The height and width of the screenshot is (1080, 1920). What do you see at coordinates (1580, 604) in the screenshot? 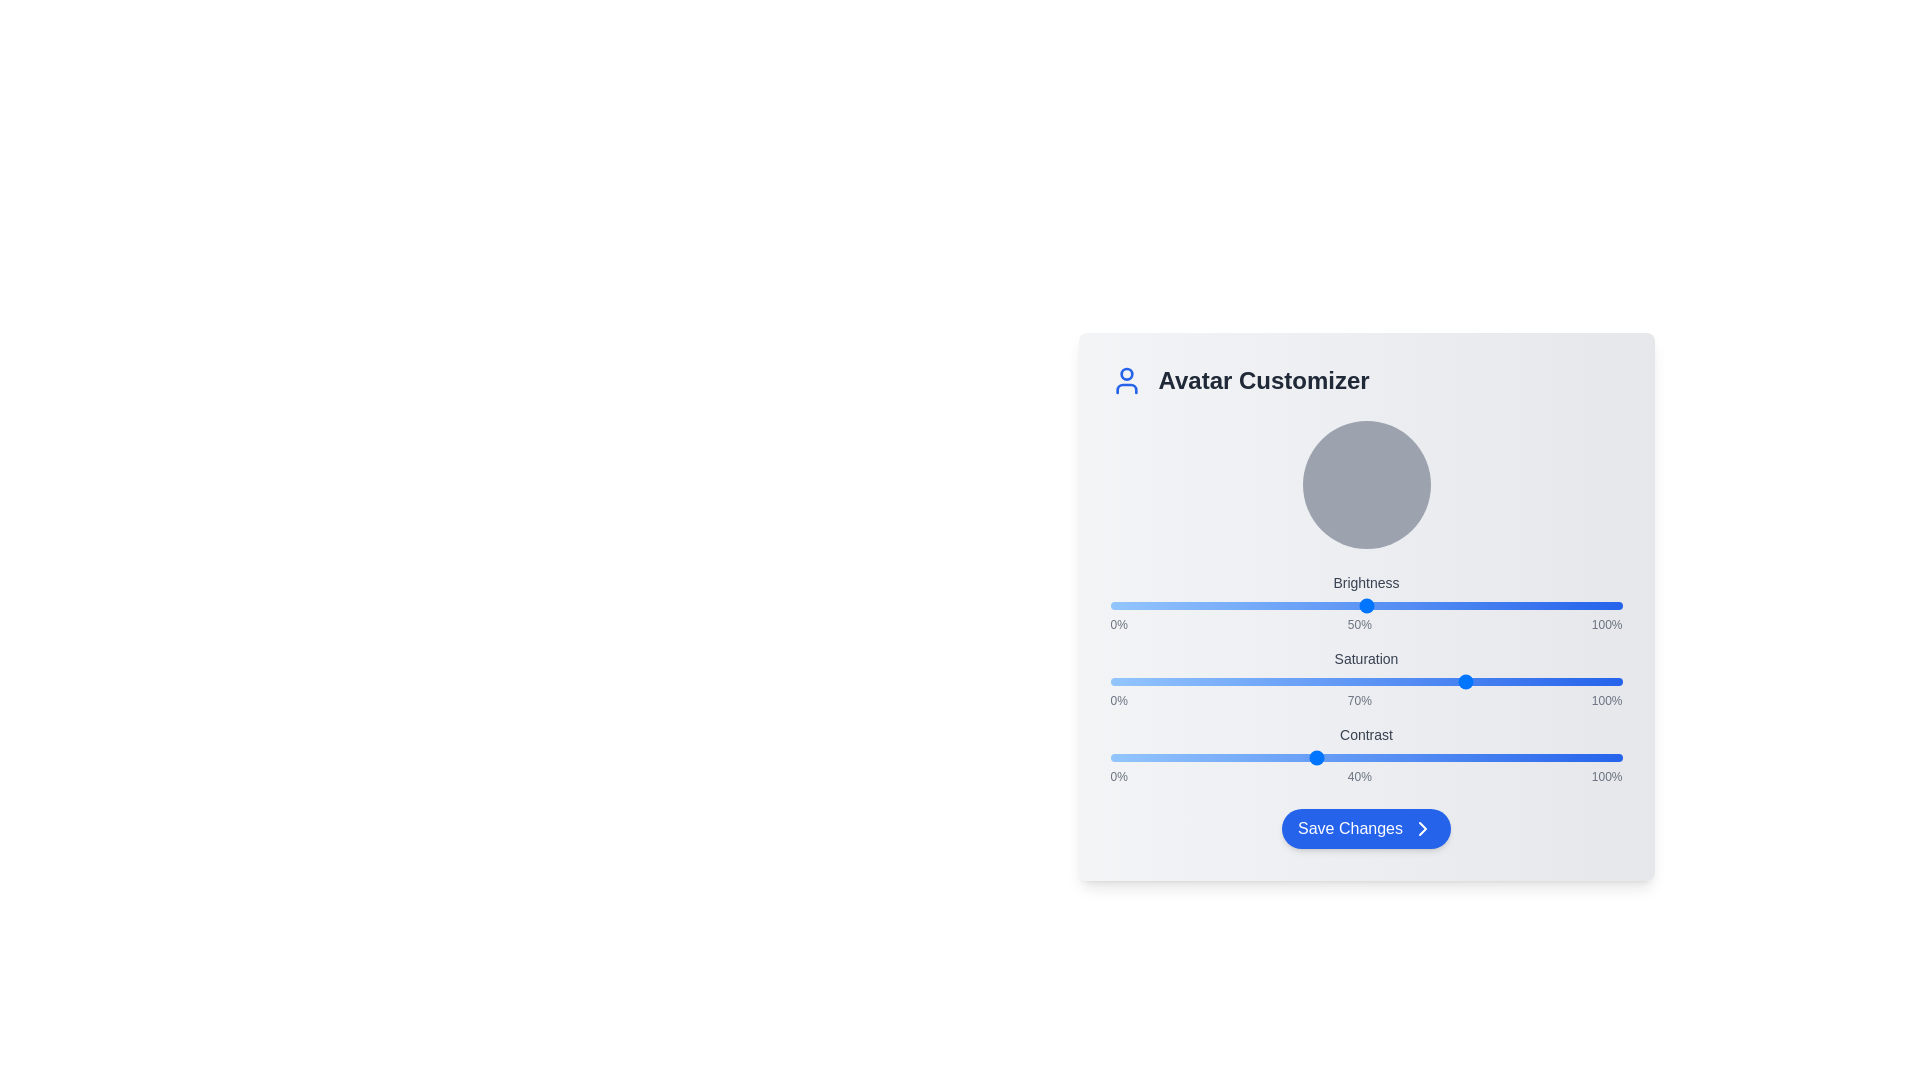
I see `the Brightness slider to 92%` at bounding box center [1580, 604].